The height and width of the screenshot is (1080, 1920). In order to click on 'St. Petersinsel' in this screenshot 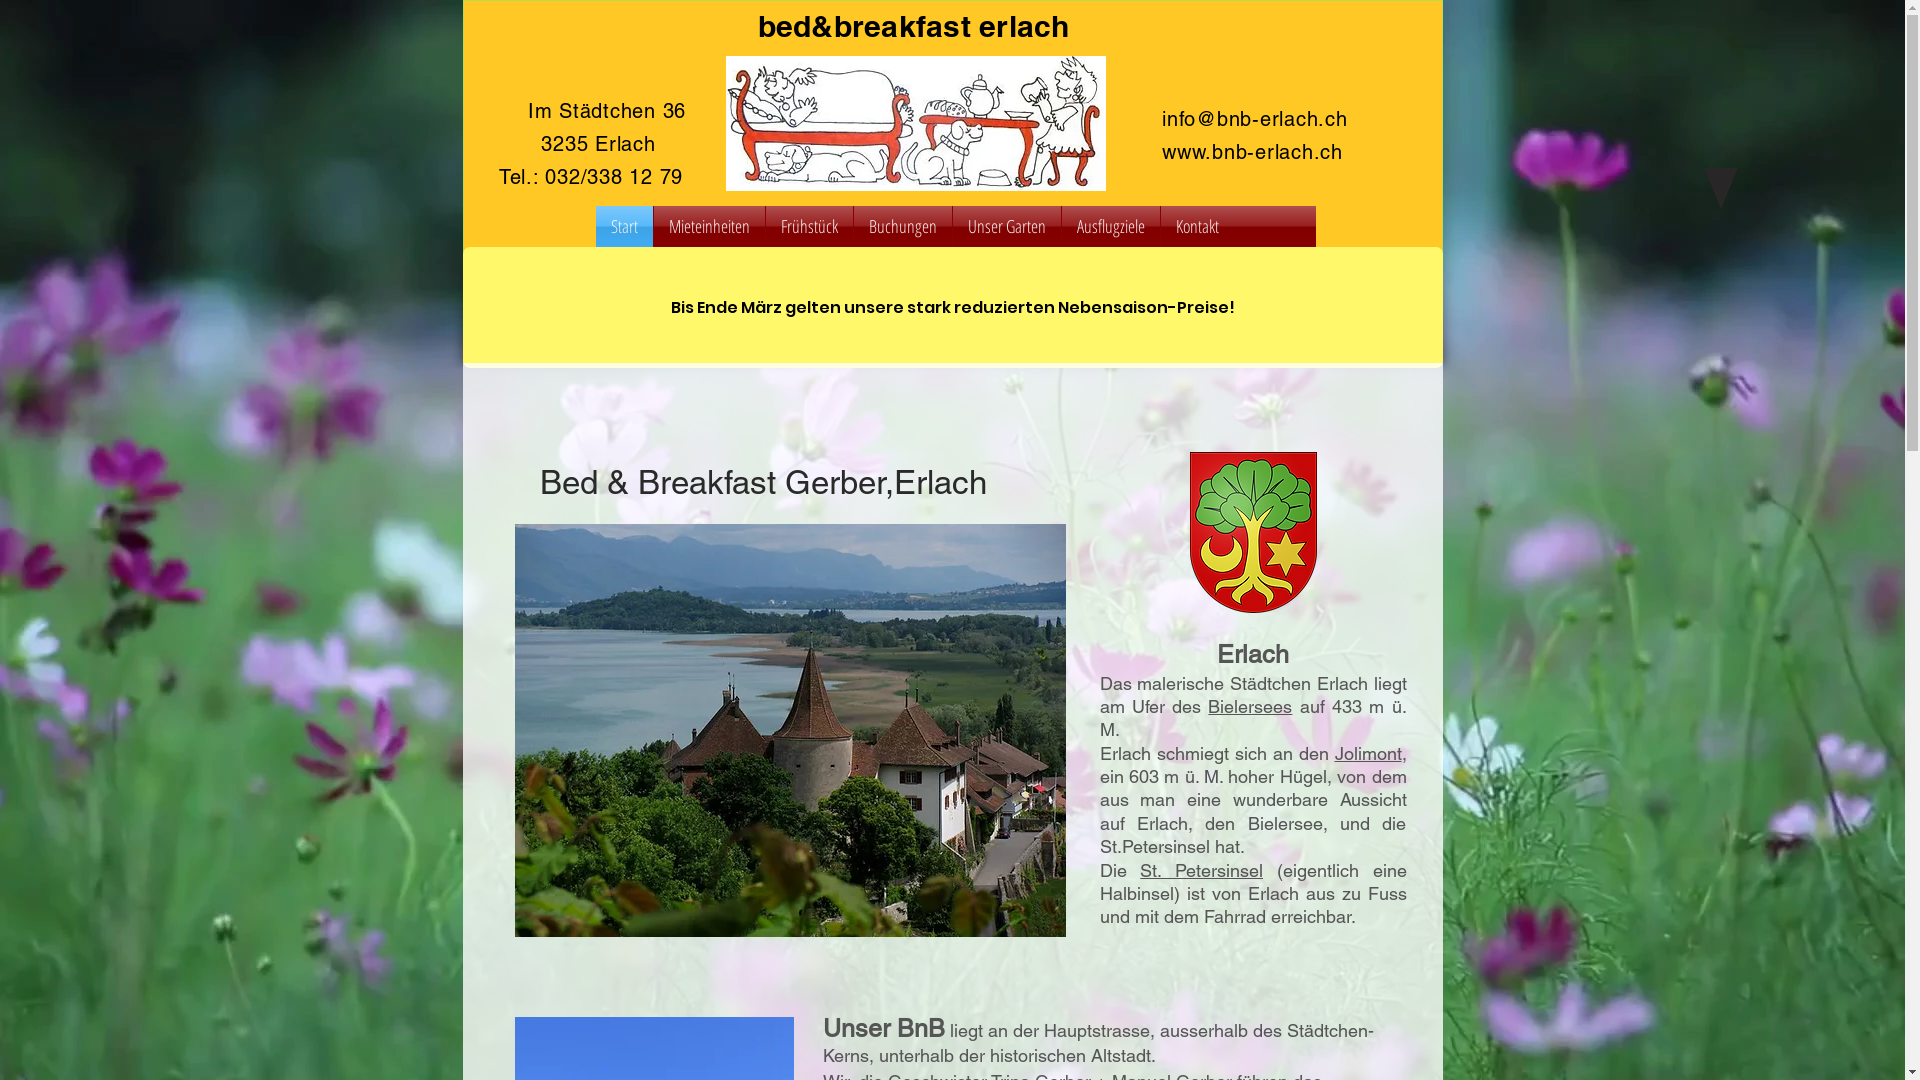, I will do `click(1140, 869)`.